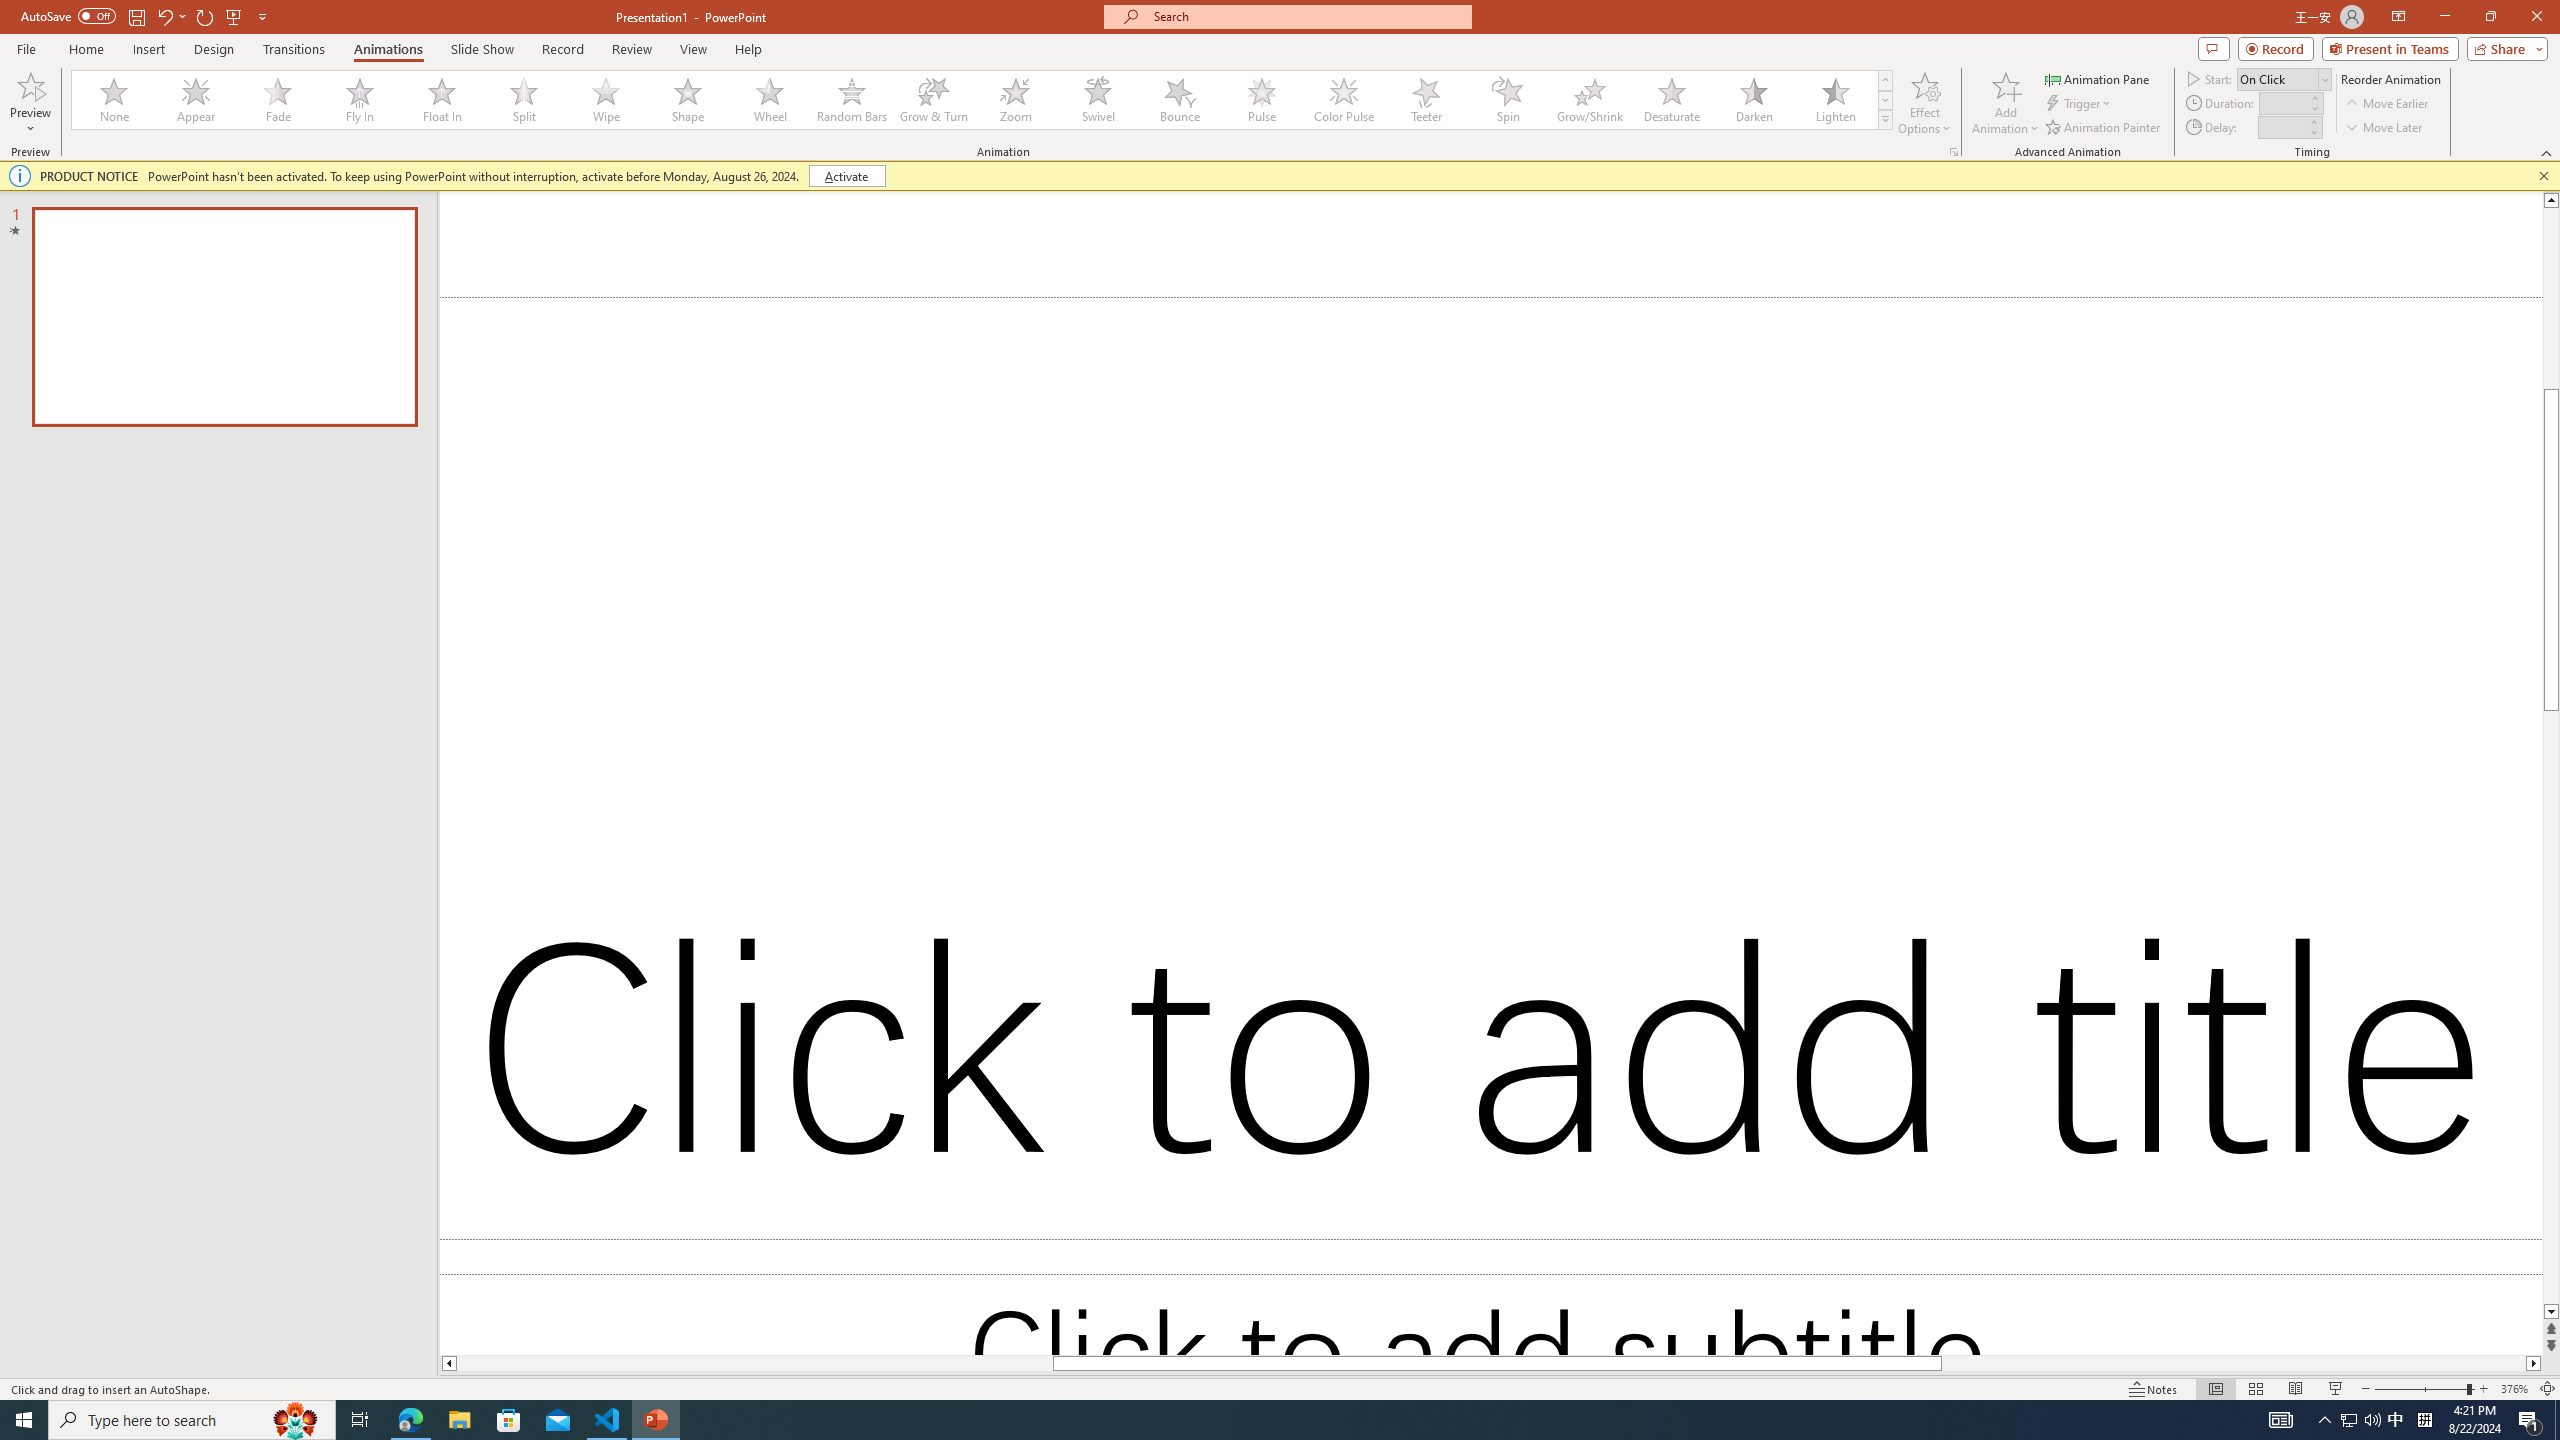 The width and height of the screenshot is (2560, 1440). Describe the element at coordinates (1752, 99) in the screenshot. I see `'Darken'` at that location.